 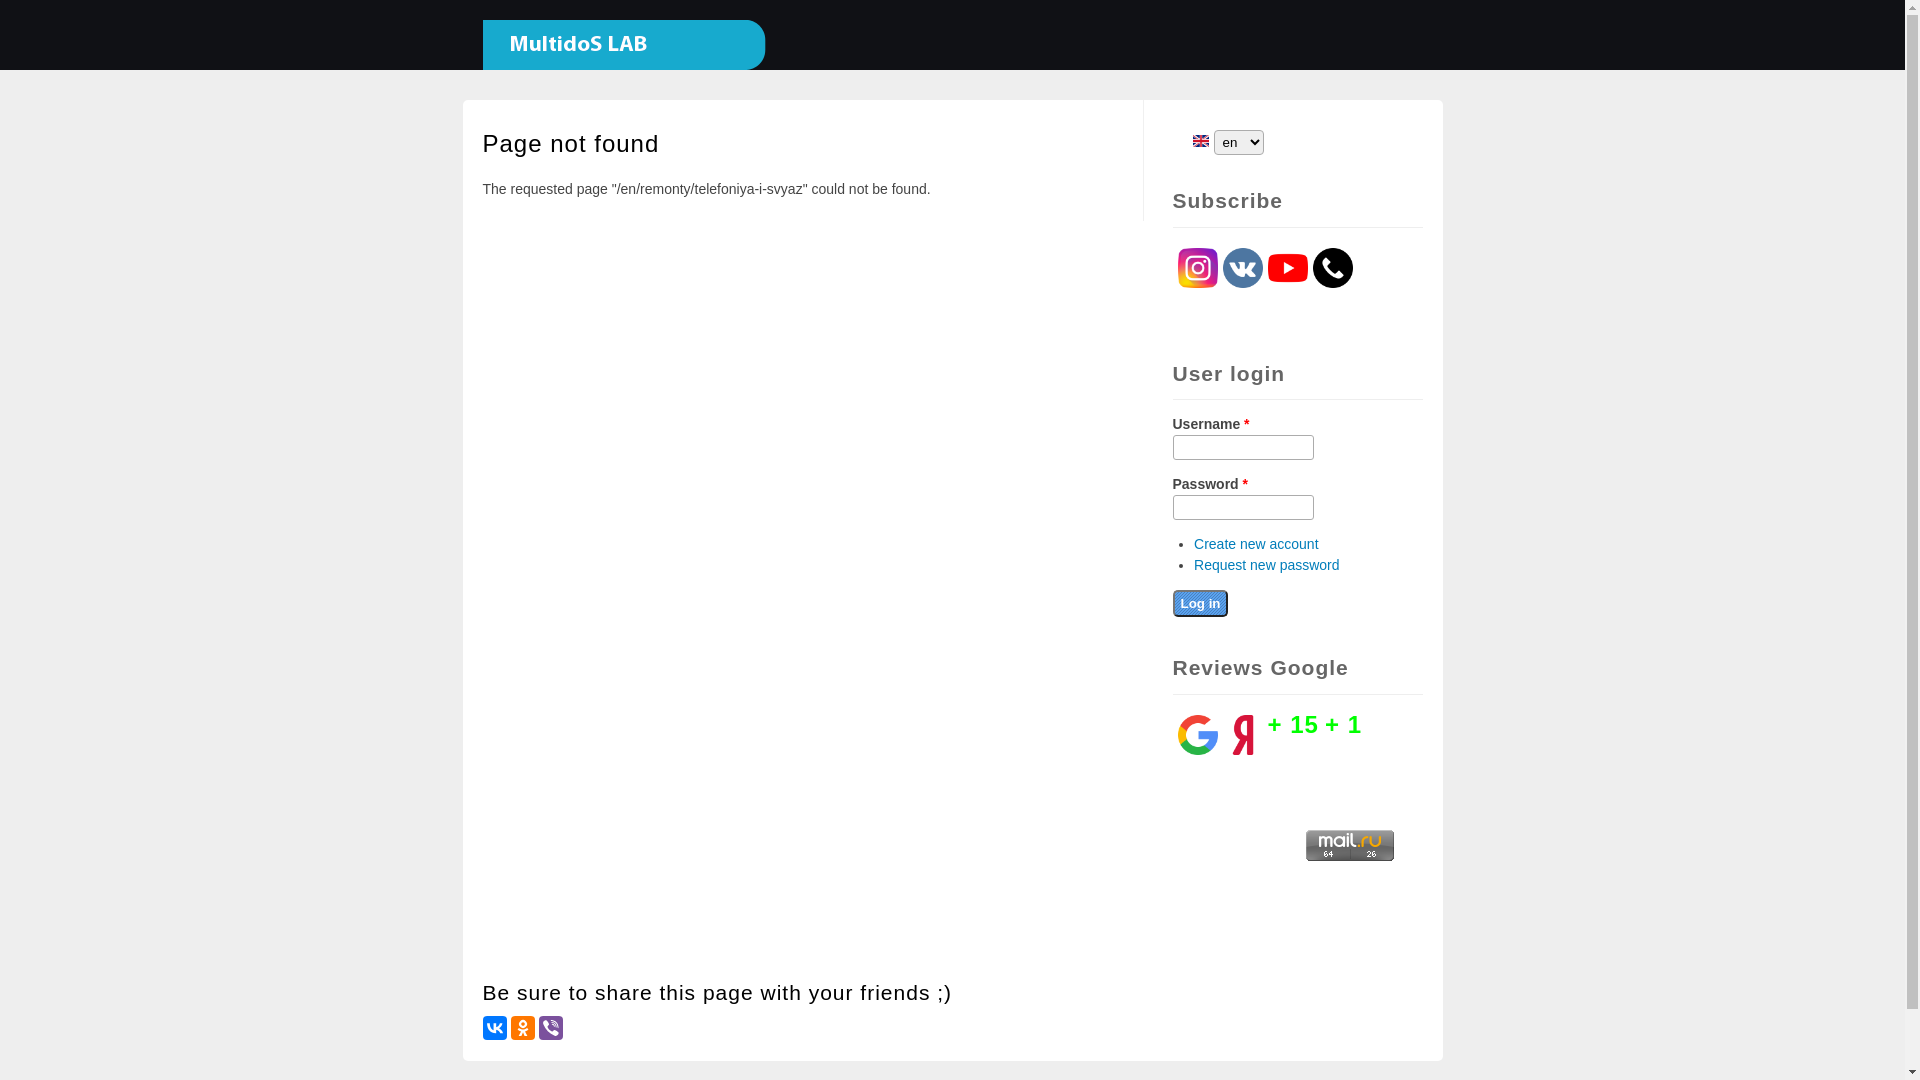 What do you see at coordinates (1293, 723) in the screenshot?
I see `'+ 15'` at bounding box center [1293, 723].